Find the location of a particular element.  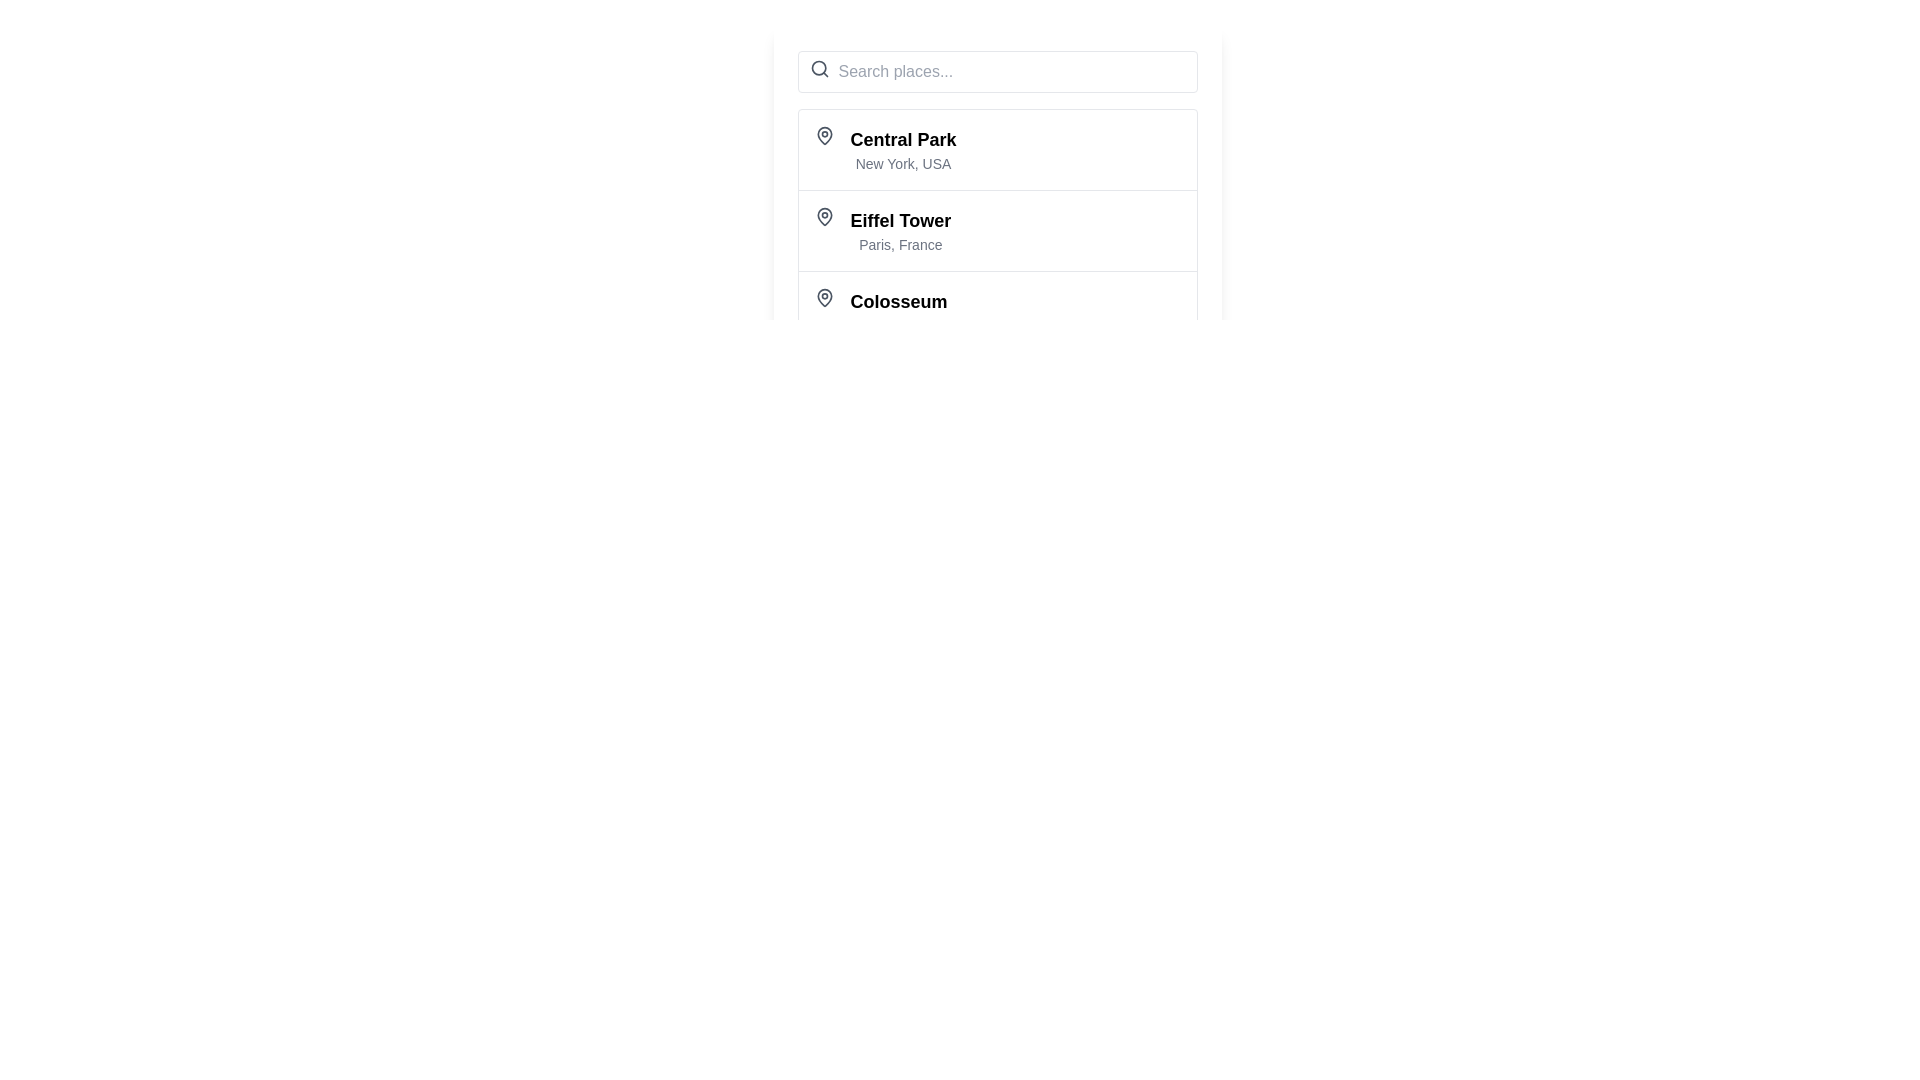

the text element displaying detailed location information associated with the title 'Central Park', which is located directly under the bold title and part of a vertical list of similar entries is located at coordinates (902, 163).